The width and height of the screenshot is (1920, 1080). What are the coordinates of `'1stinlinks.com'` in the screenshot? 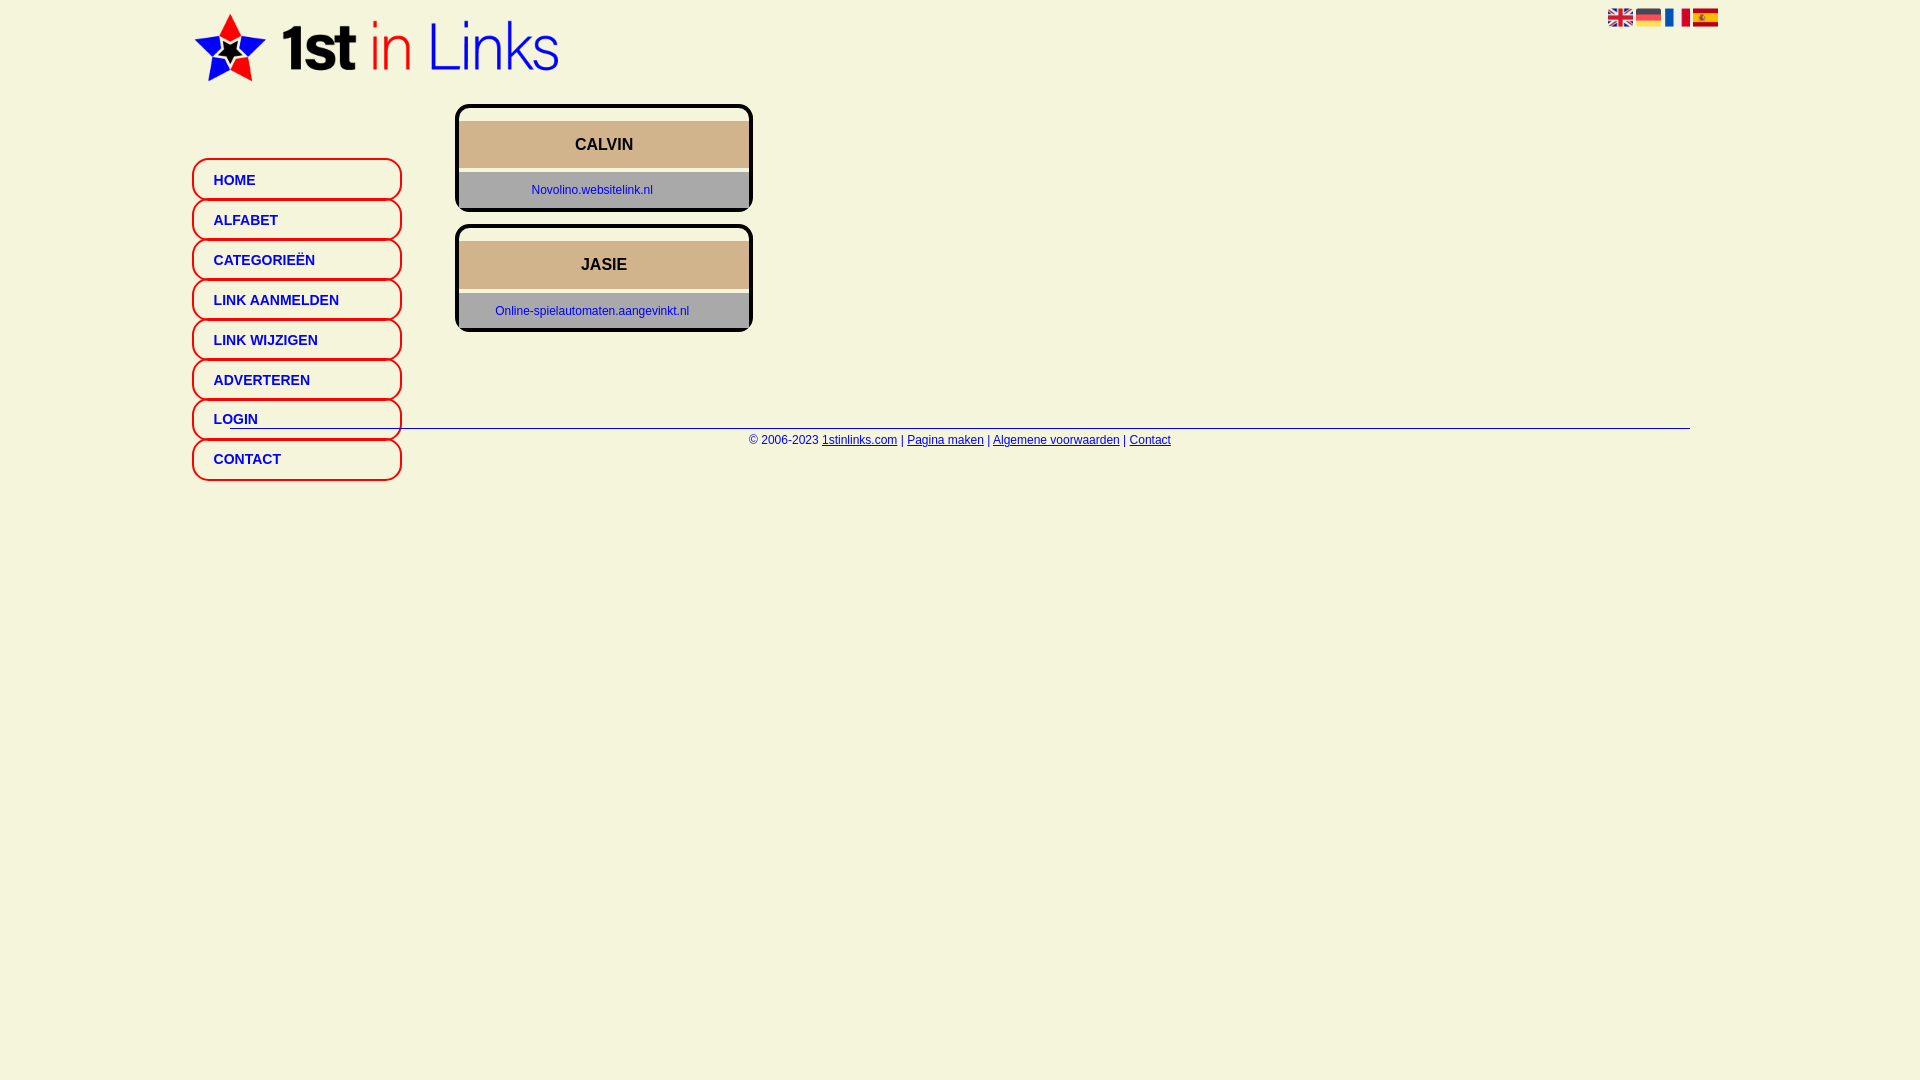 It's located at (821, 438).